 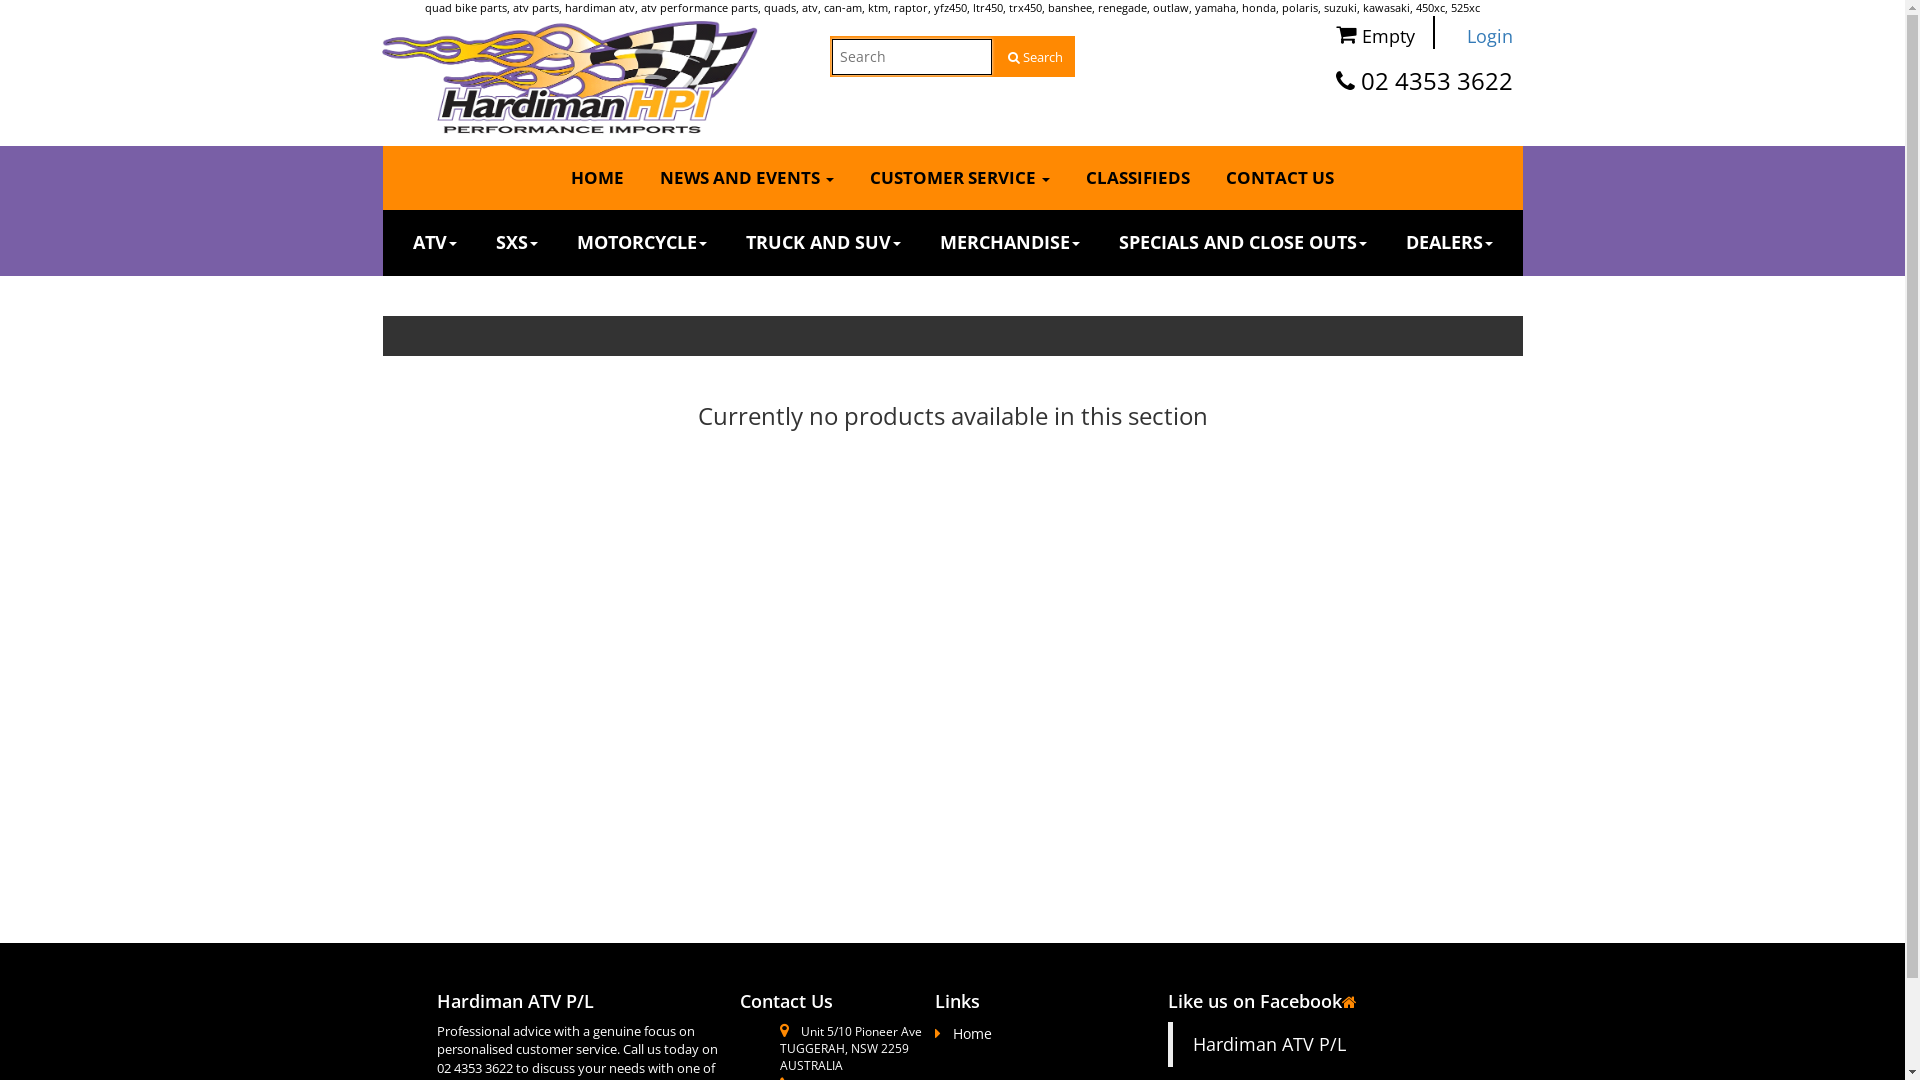 I want to click on 'HOME', so click(x=596, y=176).